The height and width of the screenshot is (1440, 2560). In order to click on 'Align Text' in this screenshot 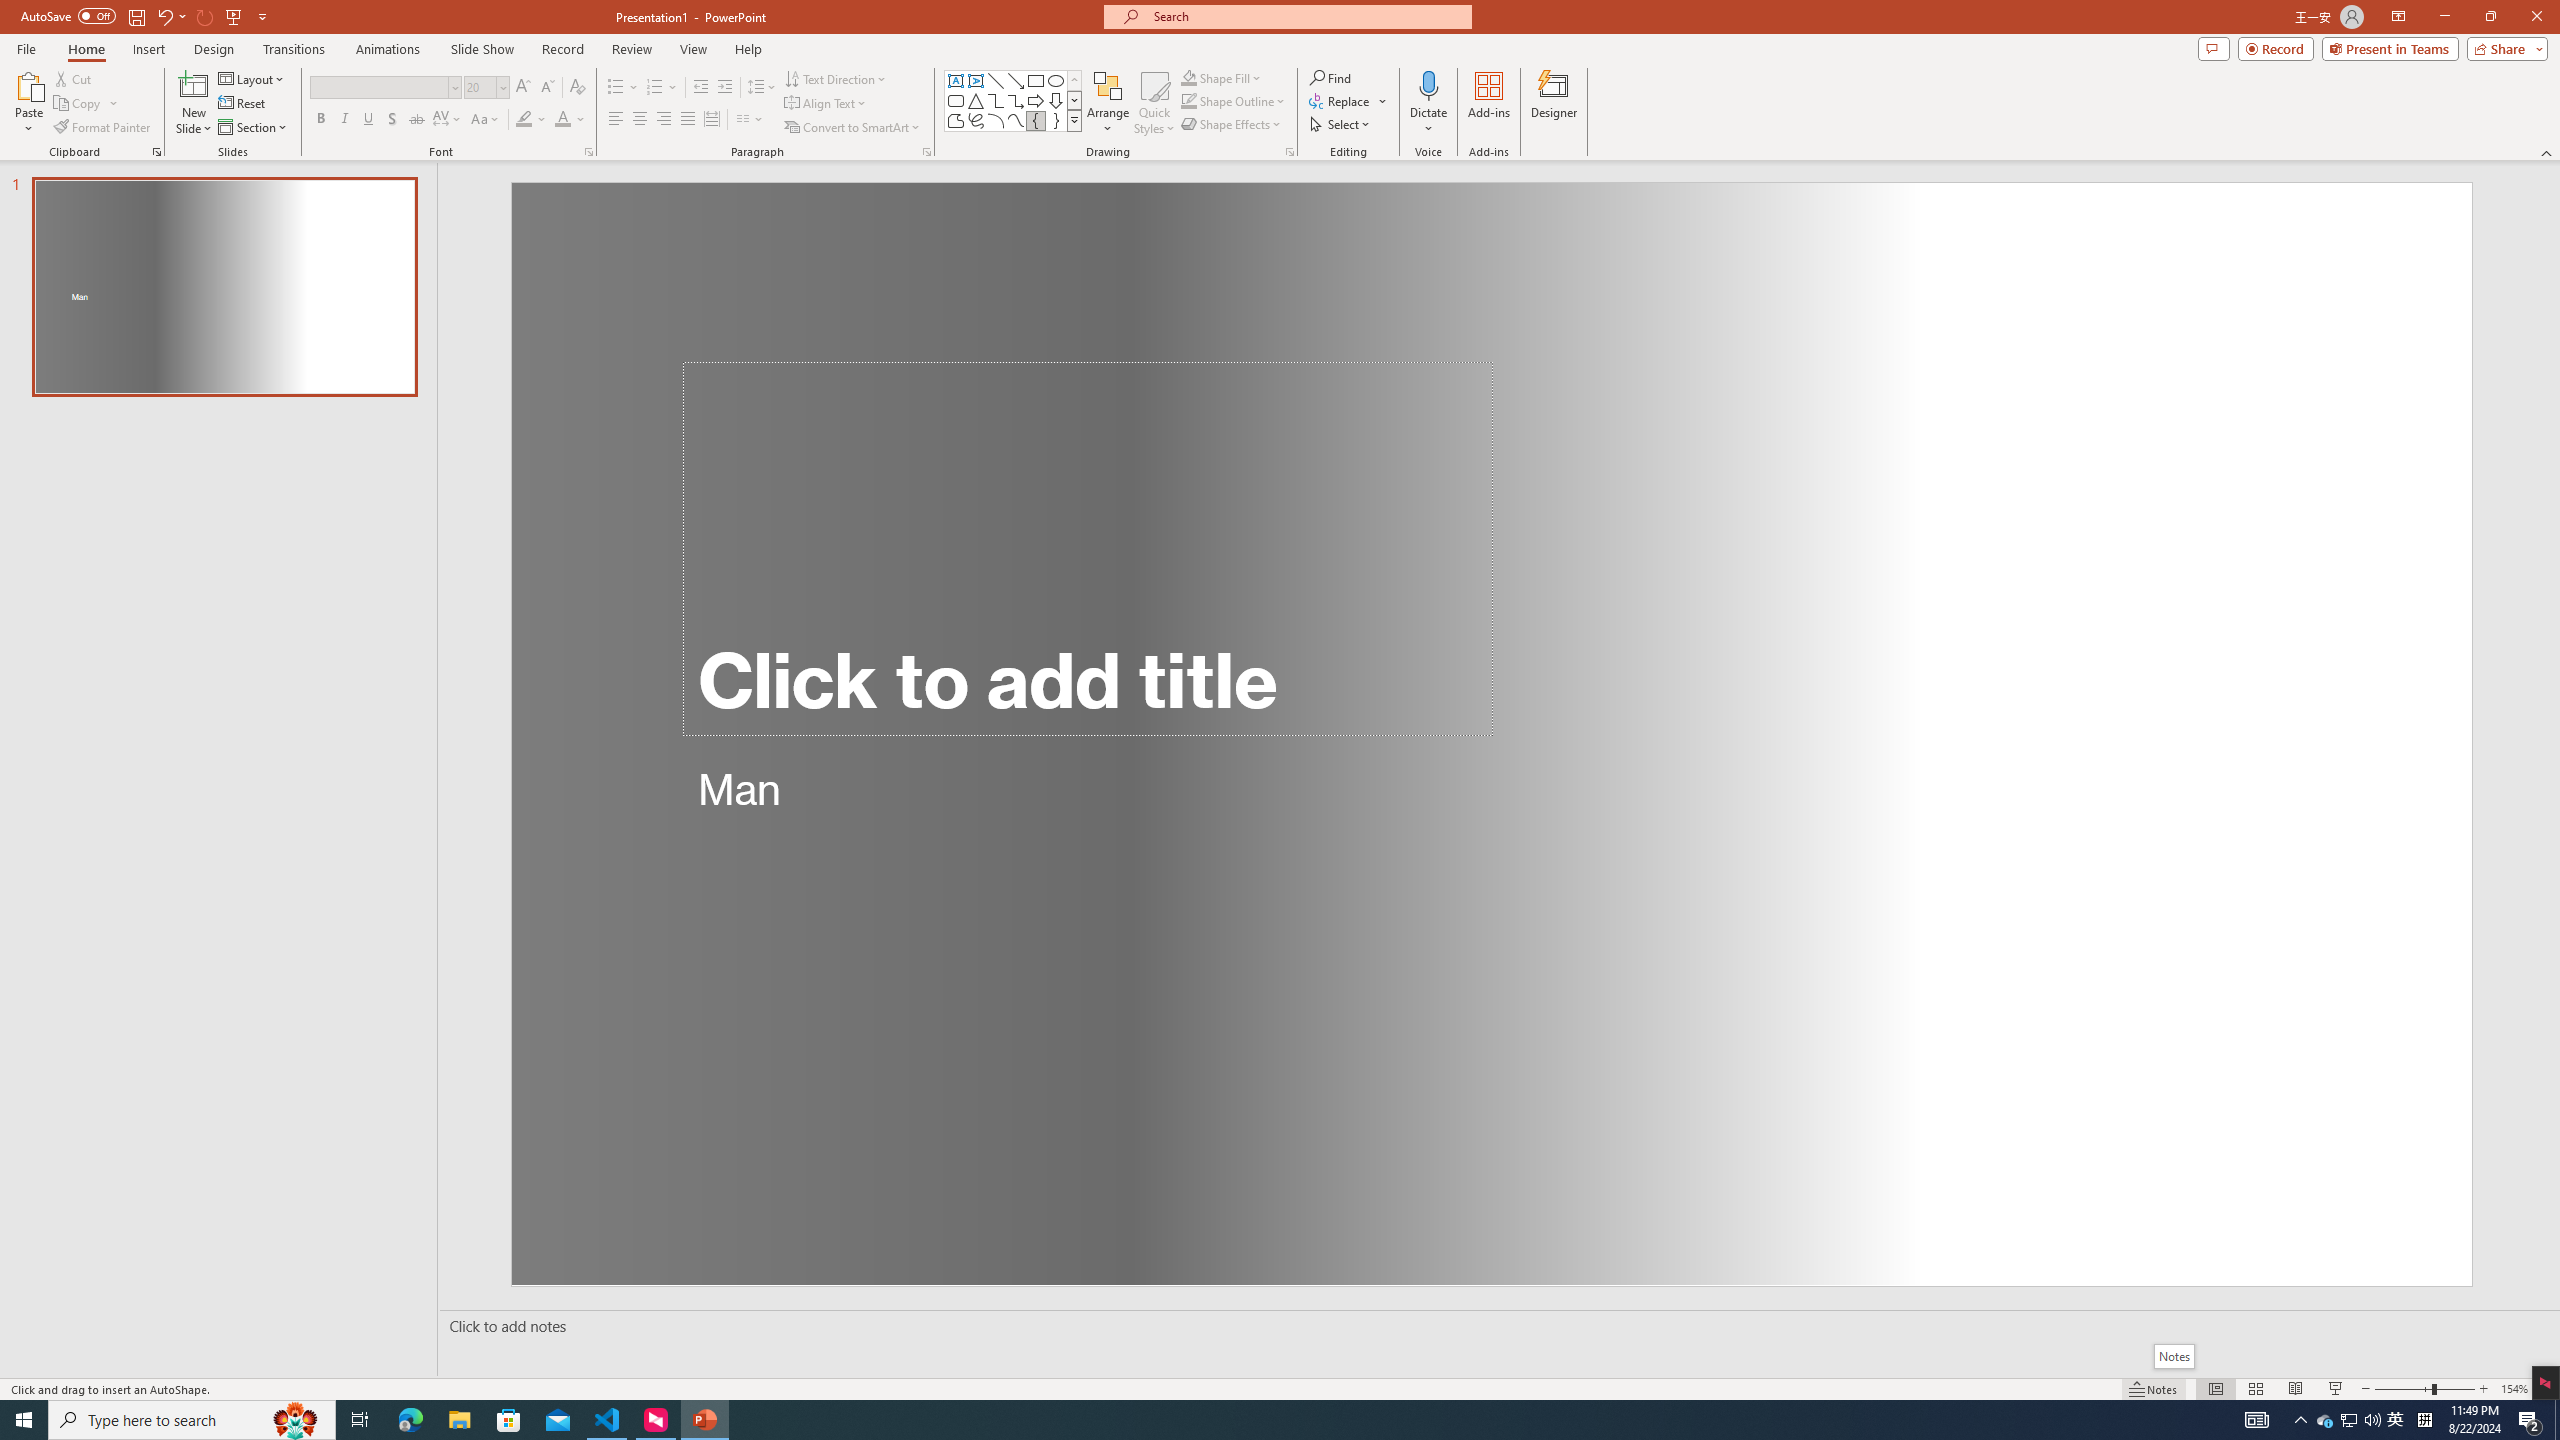, I will do `click(826, 103)`.